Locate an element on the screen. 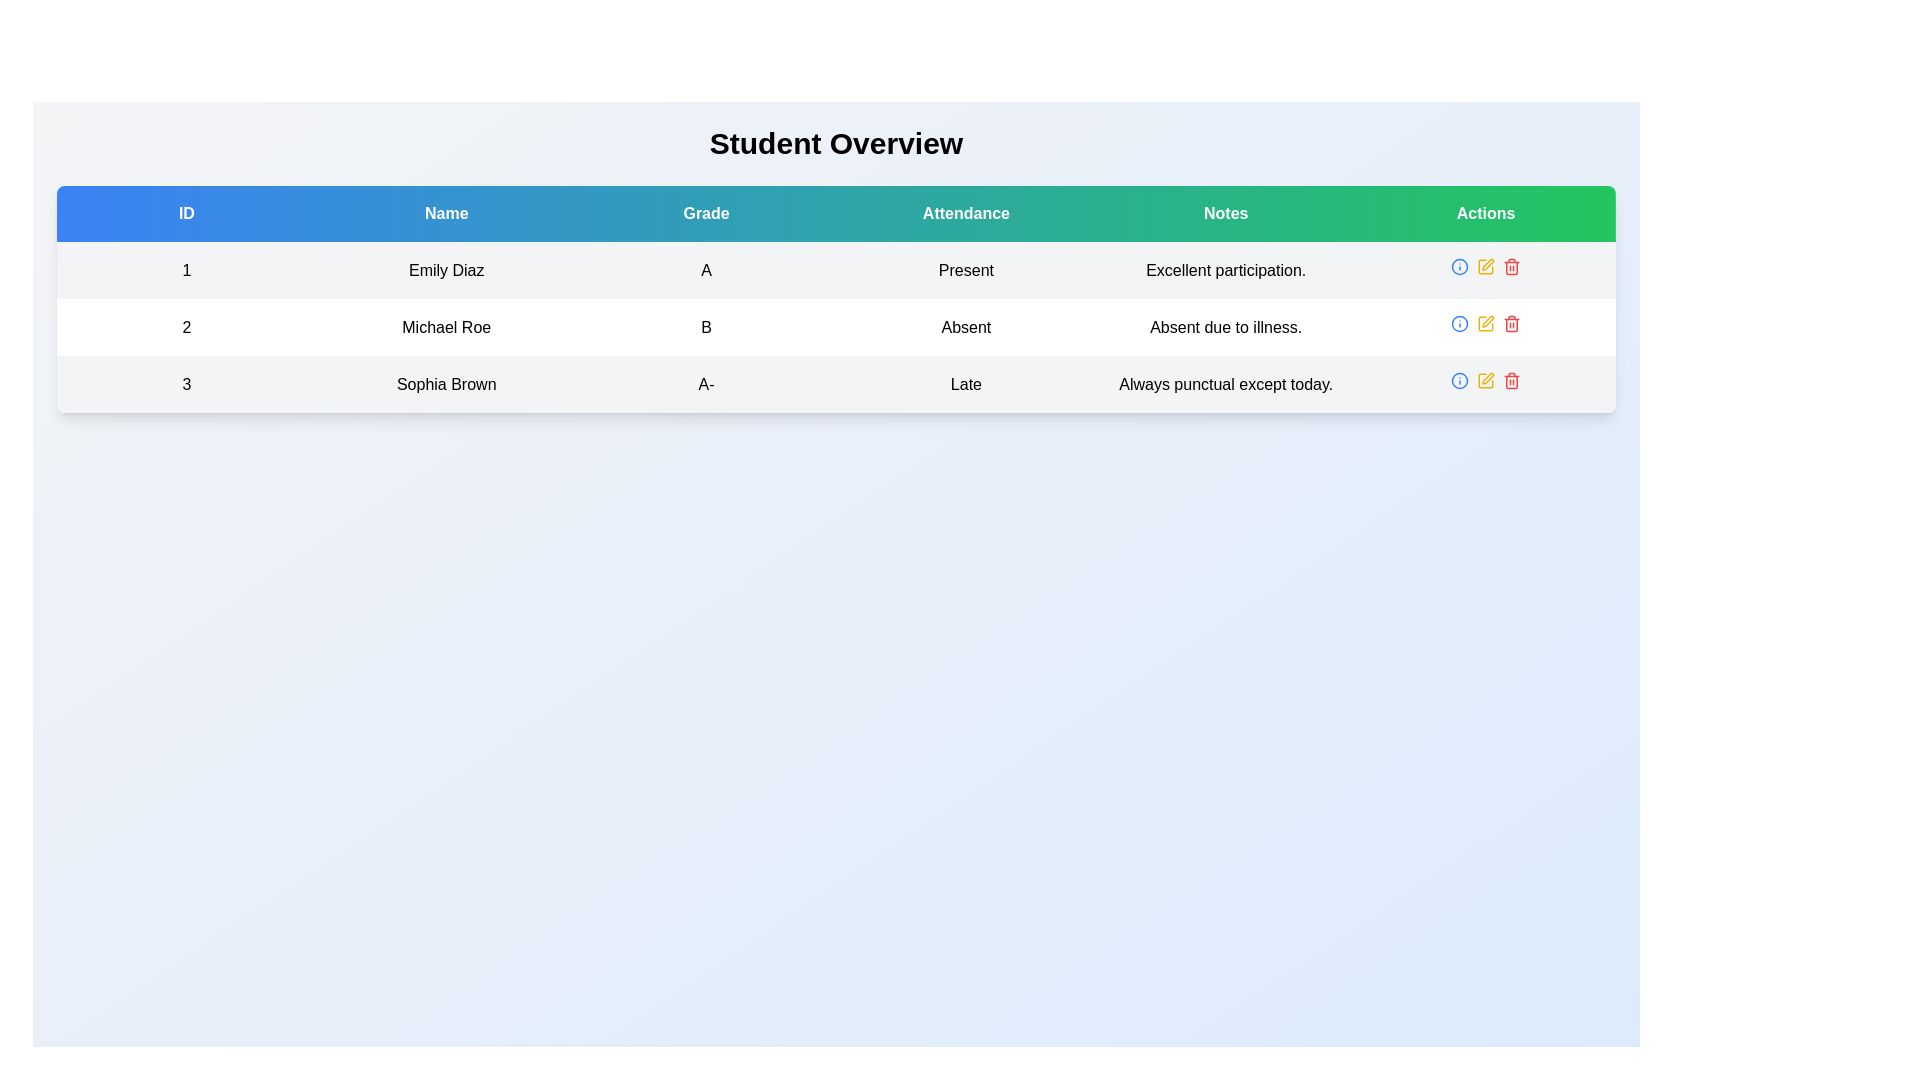 The width and height of the screenshot is (1920, 1080). the text label displaying the name of the individual in the first row of the table, located in the second column, to the right of the ID column and to the left of the Grade column is located at coordinates (445, 270).